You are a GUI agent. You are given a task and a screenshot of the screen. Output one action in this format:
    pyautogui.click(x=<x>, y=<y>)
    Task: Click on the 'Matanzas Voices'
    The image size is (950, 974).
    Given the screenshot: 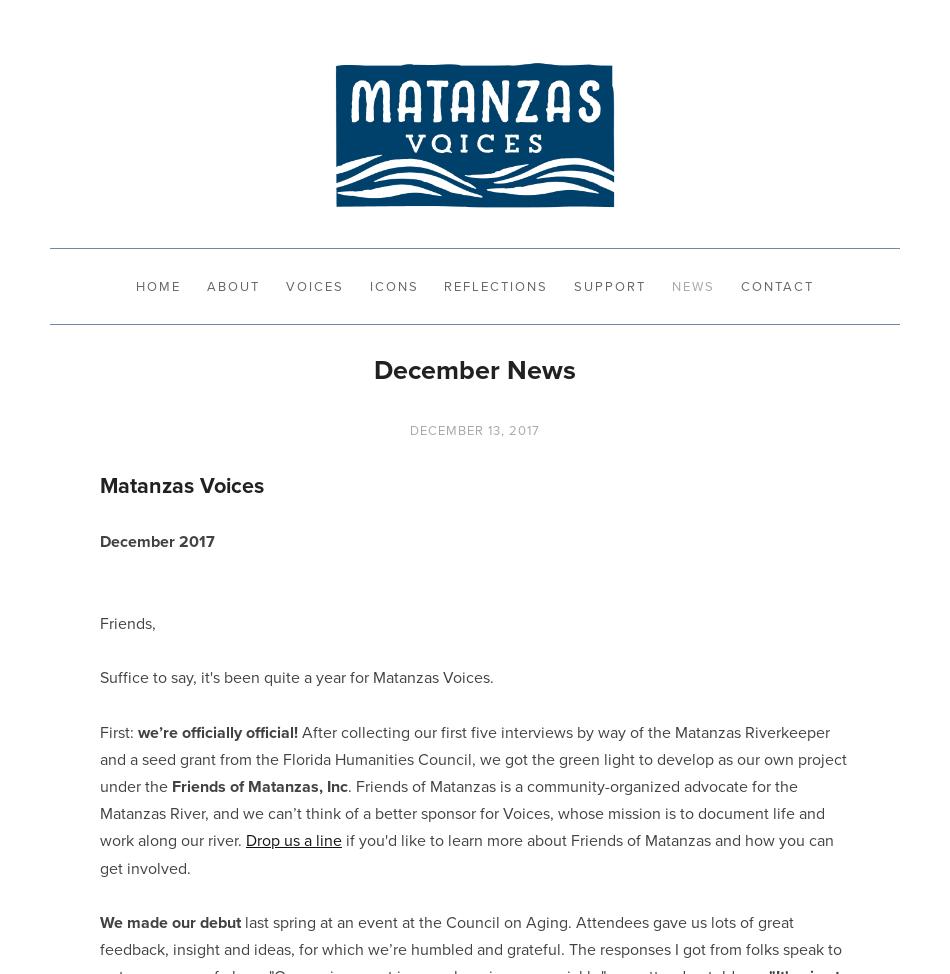 What is the action you would take?
    pyautogui.click(x=182, y=483)
    